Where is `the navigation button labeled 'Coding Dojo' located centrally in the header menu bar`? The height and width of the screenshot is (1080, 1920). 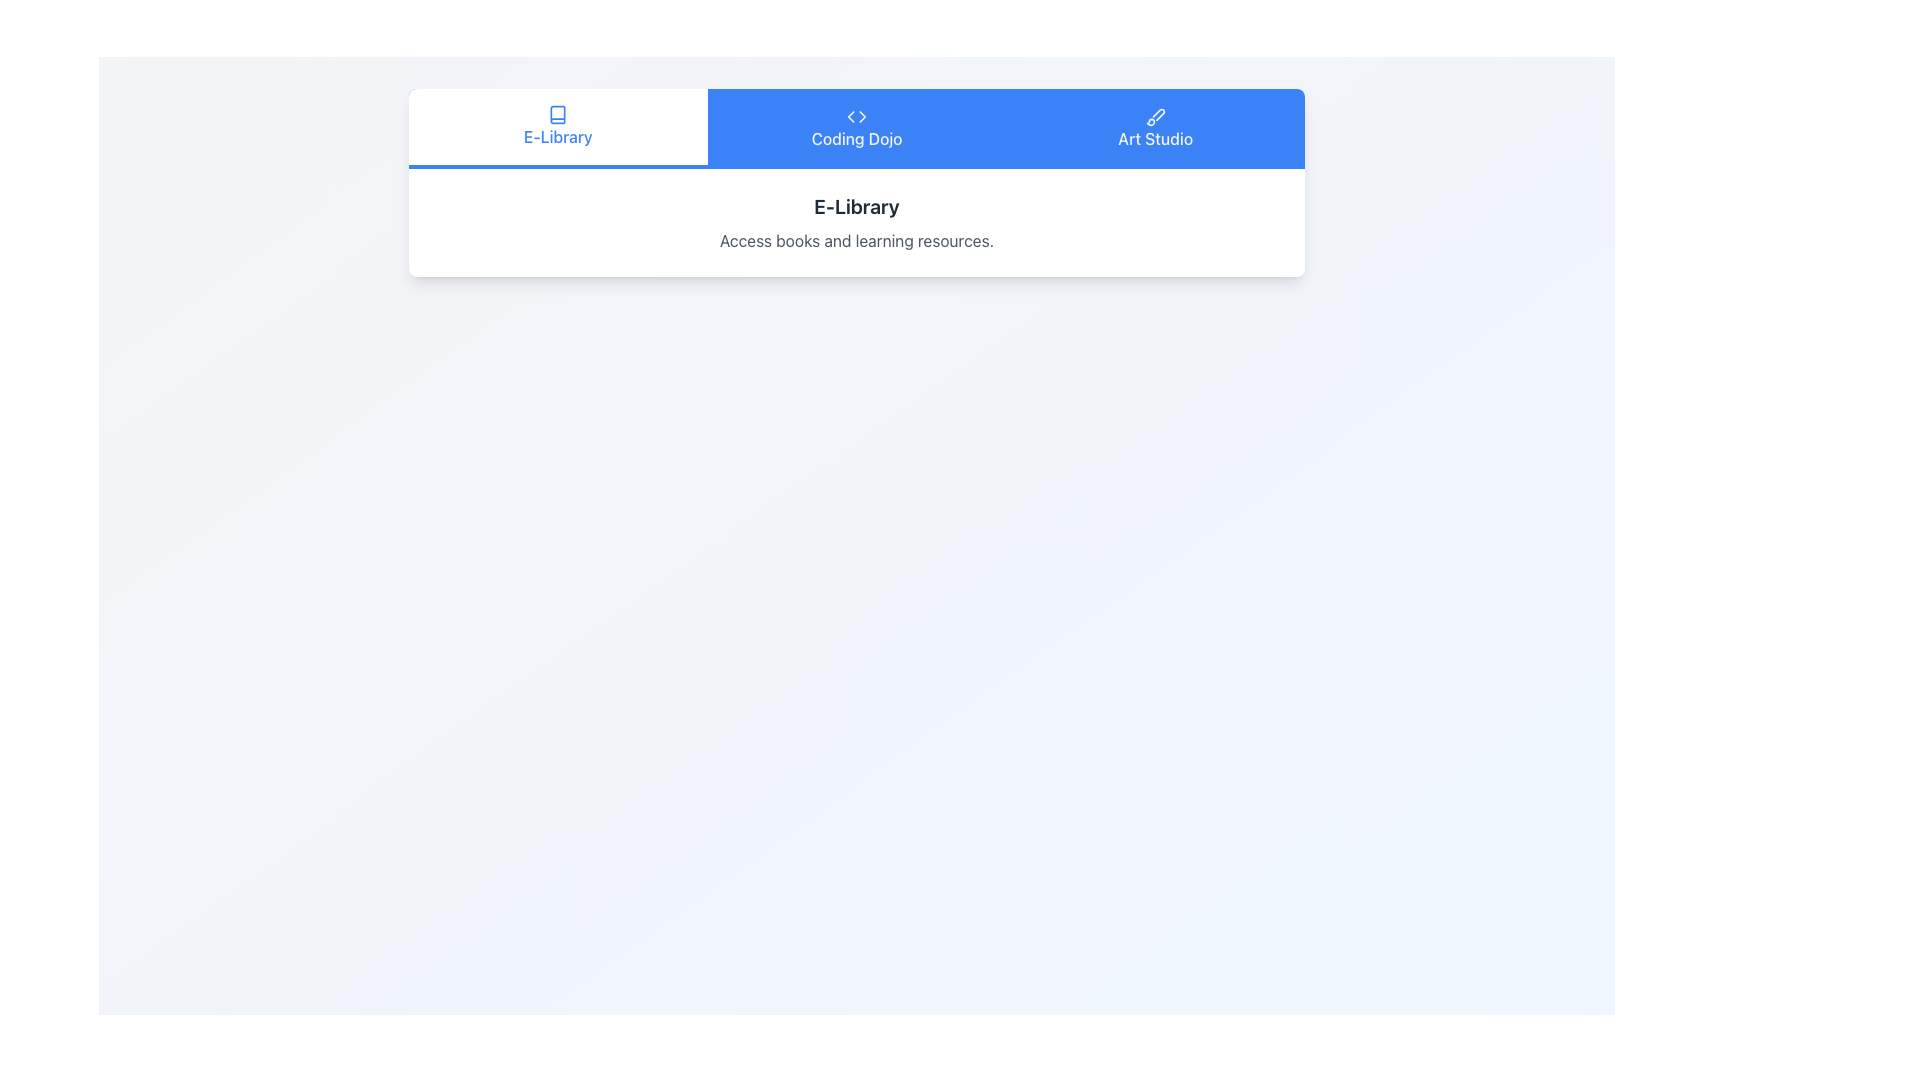
the navigation button labeled 'Coding Dojo' located centrally in the header menu bar is located at coordinates (857, 128).